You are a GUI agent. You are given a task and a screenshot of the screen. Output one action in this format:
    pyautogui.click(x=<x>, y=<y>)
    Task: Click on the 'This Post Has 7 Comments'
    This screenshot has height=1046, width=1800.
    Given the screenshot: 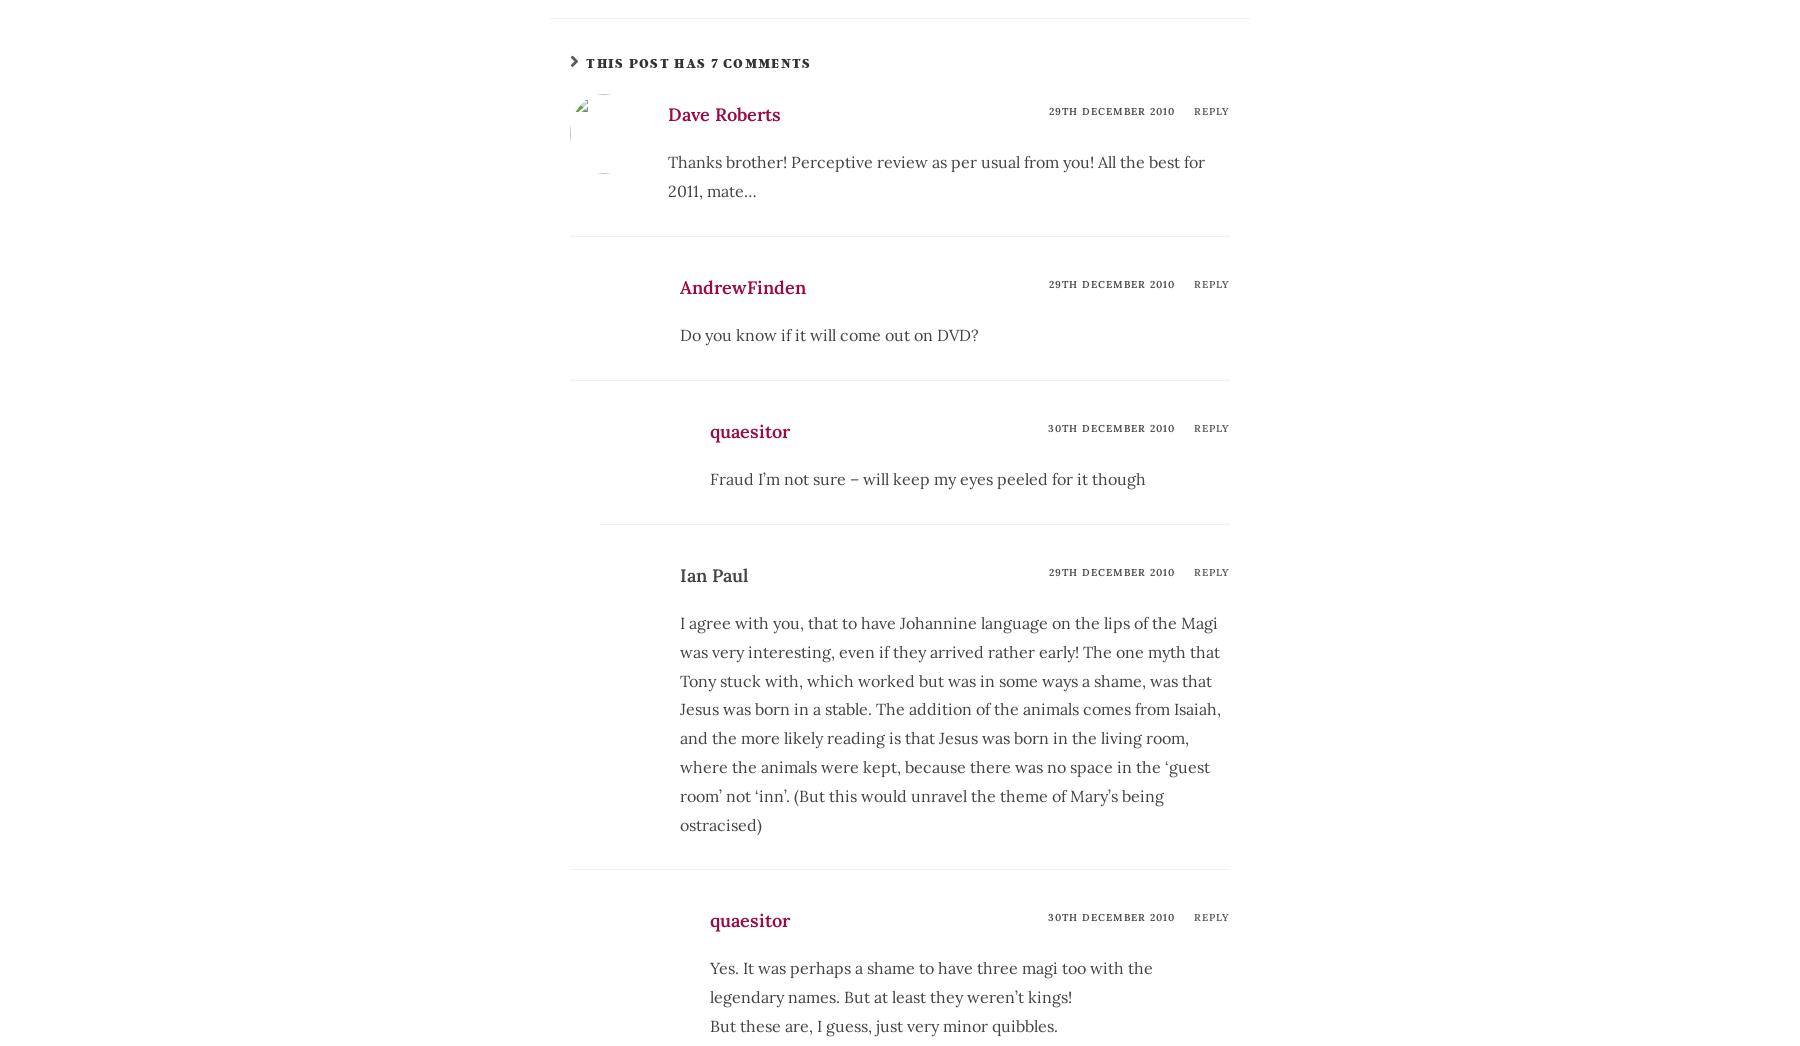 What is the action you would take?
    pyautogui.click(x=697, y=61)
    